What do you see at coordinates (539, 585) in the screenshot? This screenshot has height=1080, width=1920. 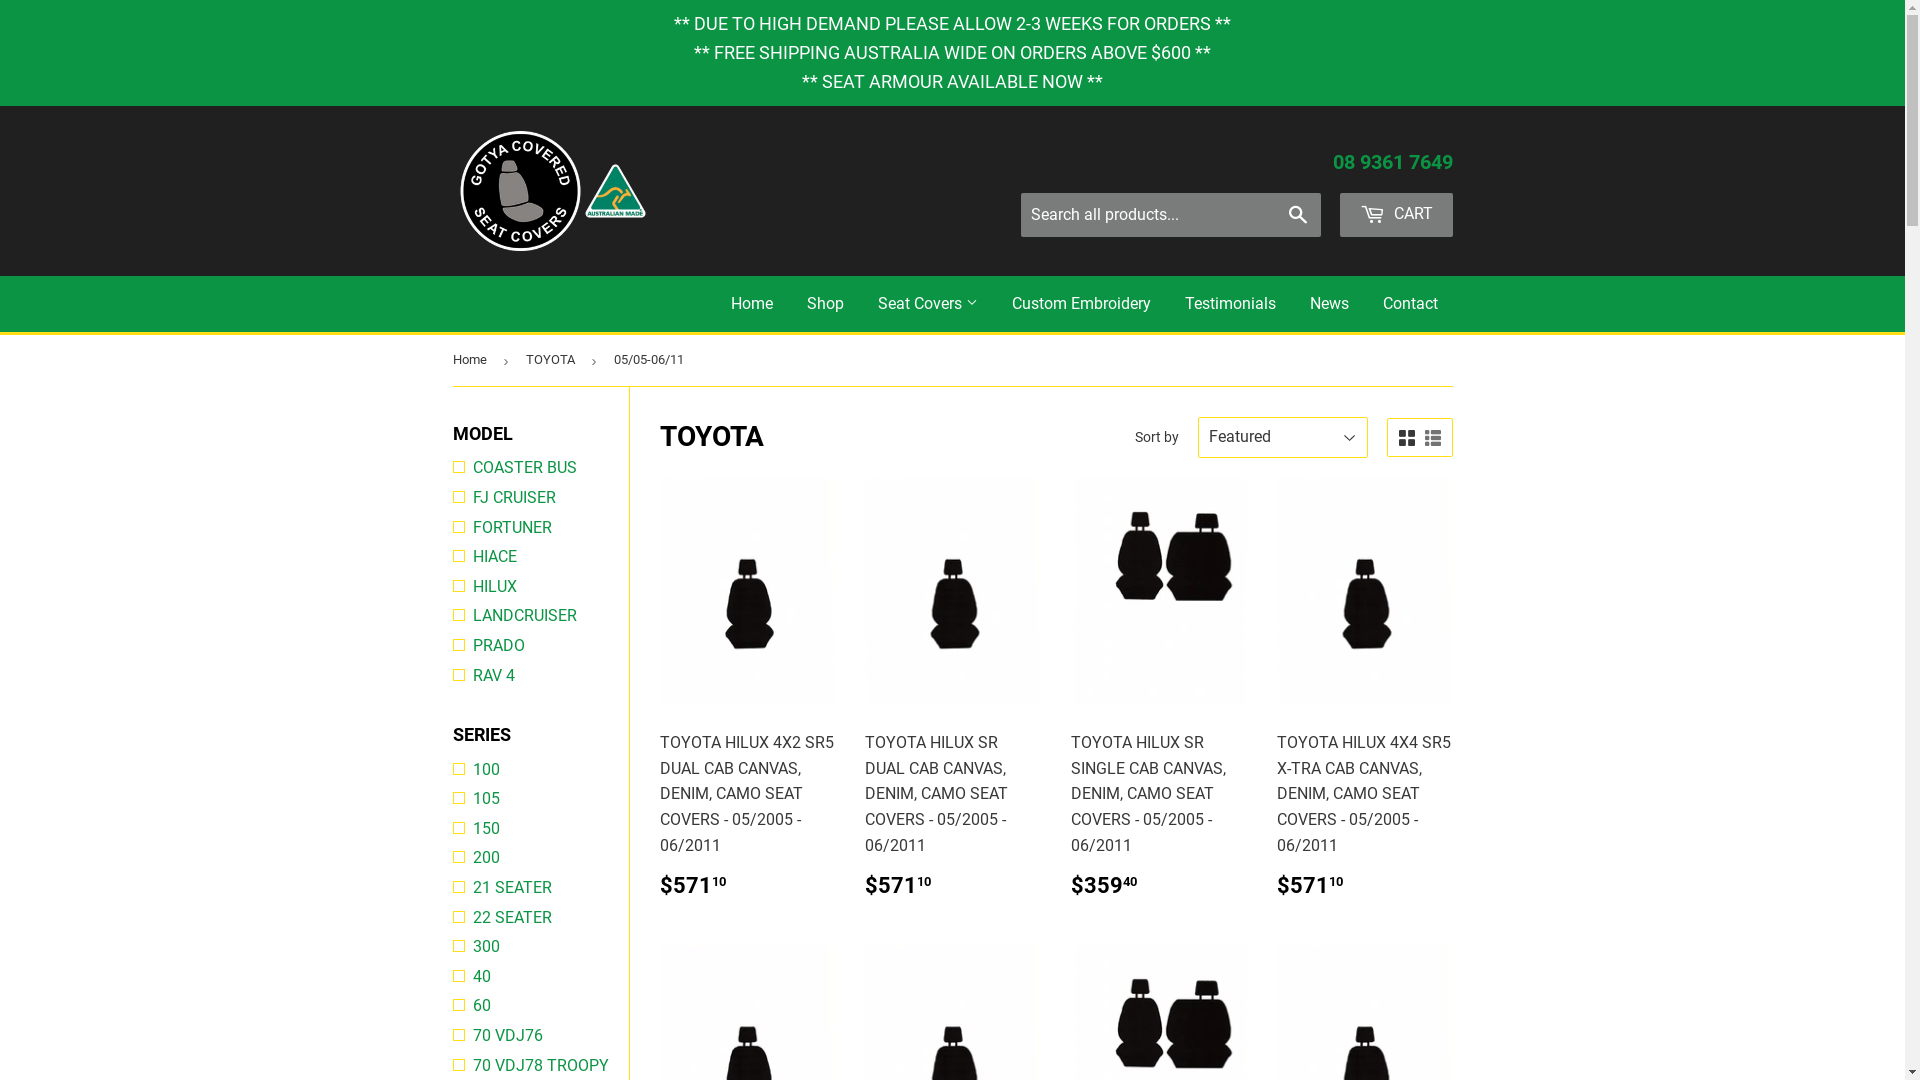 I see `'HILUX'` at bounding box center [539, 585].